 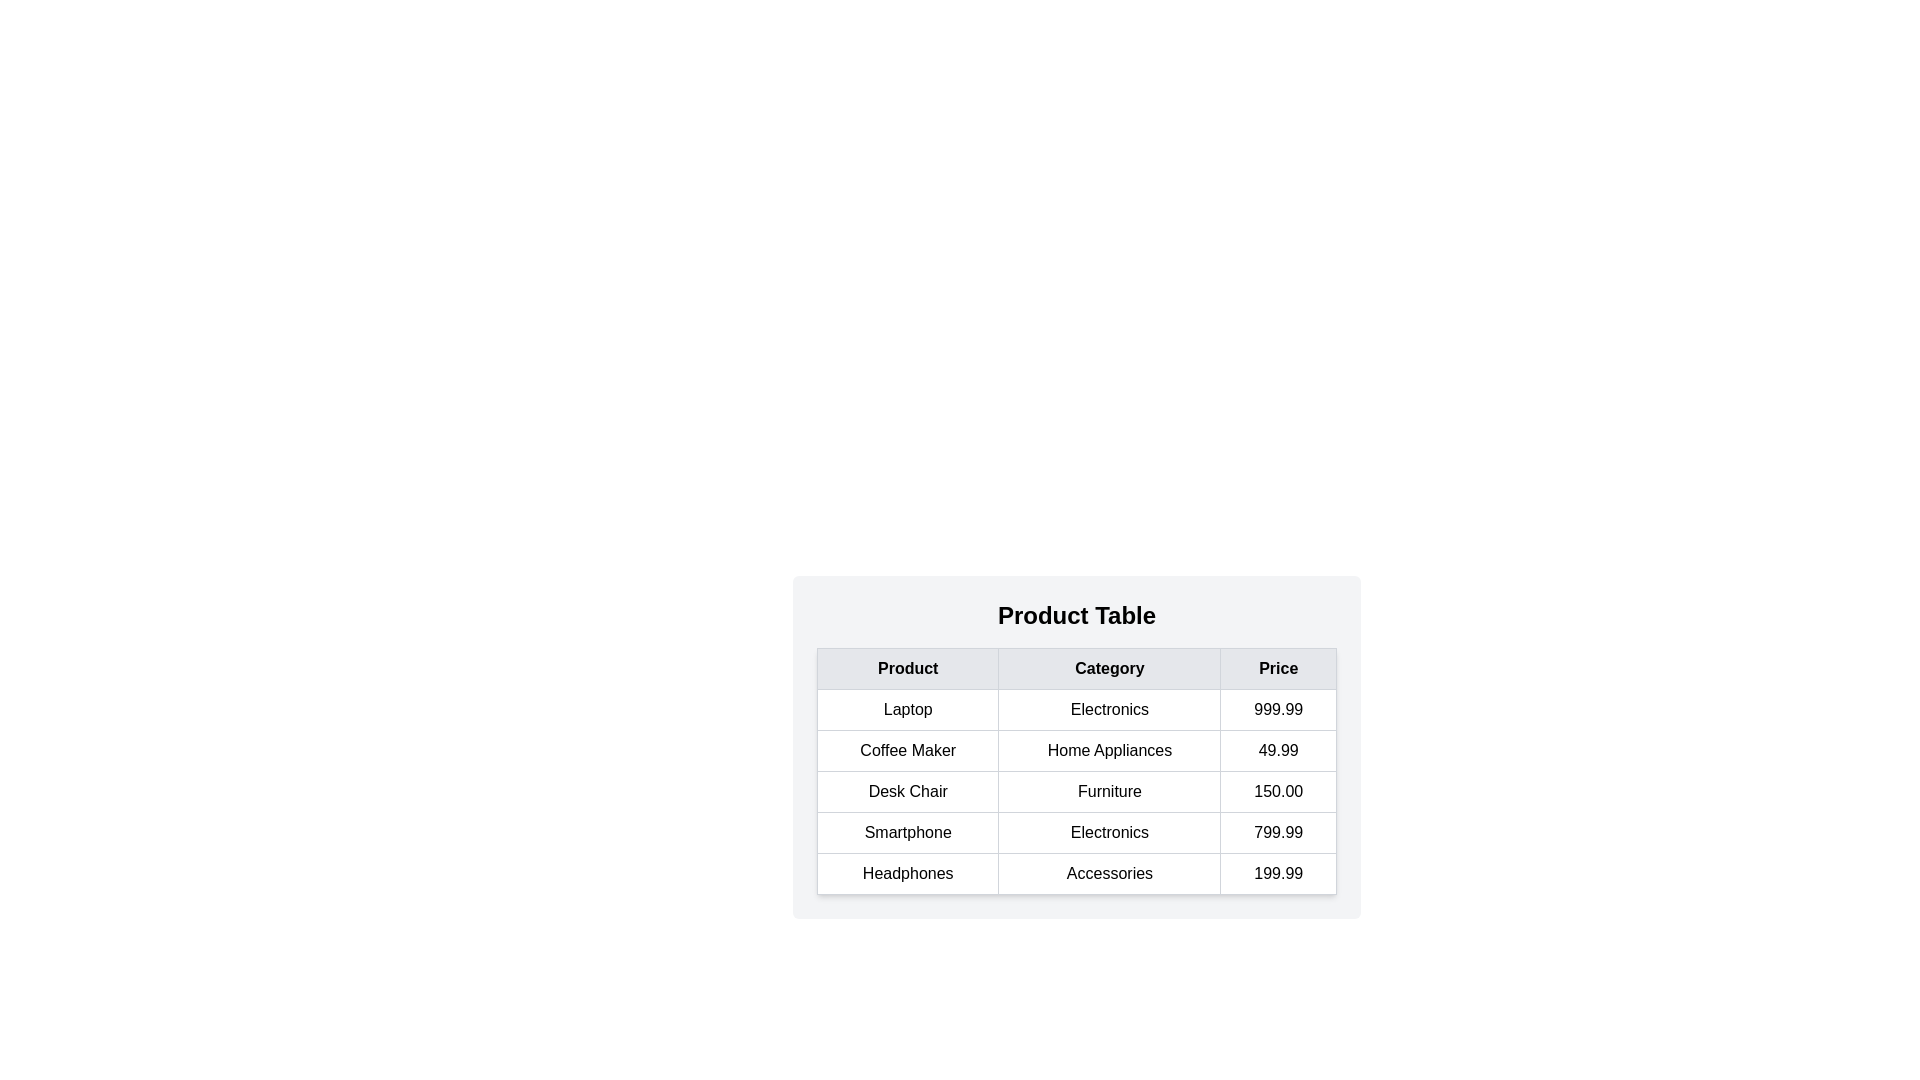 I want to click on the text label in the second cell of the row corresponding to 'Laptop' in the main table area, under the 'Category' column, so click(x=1108, y=708).